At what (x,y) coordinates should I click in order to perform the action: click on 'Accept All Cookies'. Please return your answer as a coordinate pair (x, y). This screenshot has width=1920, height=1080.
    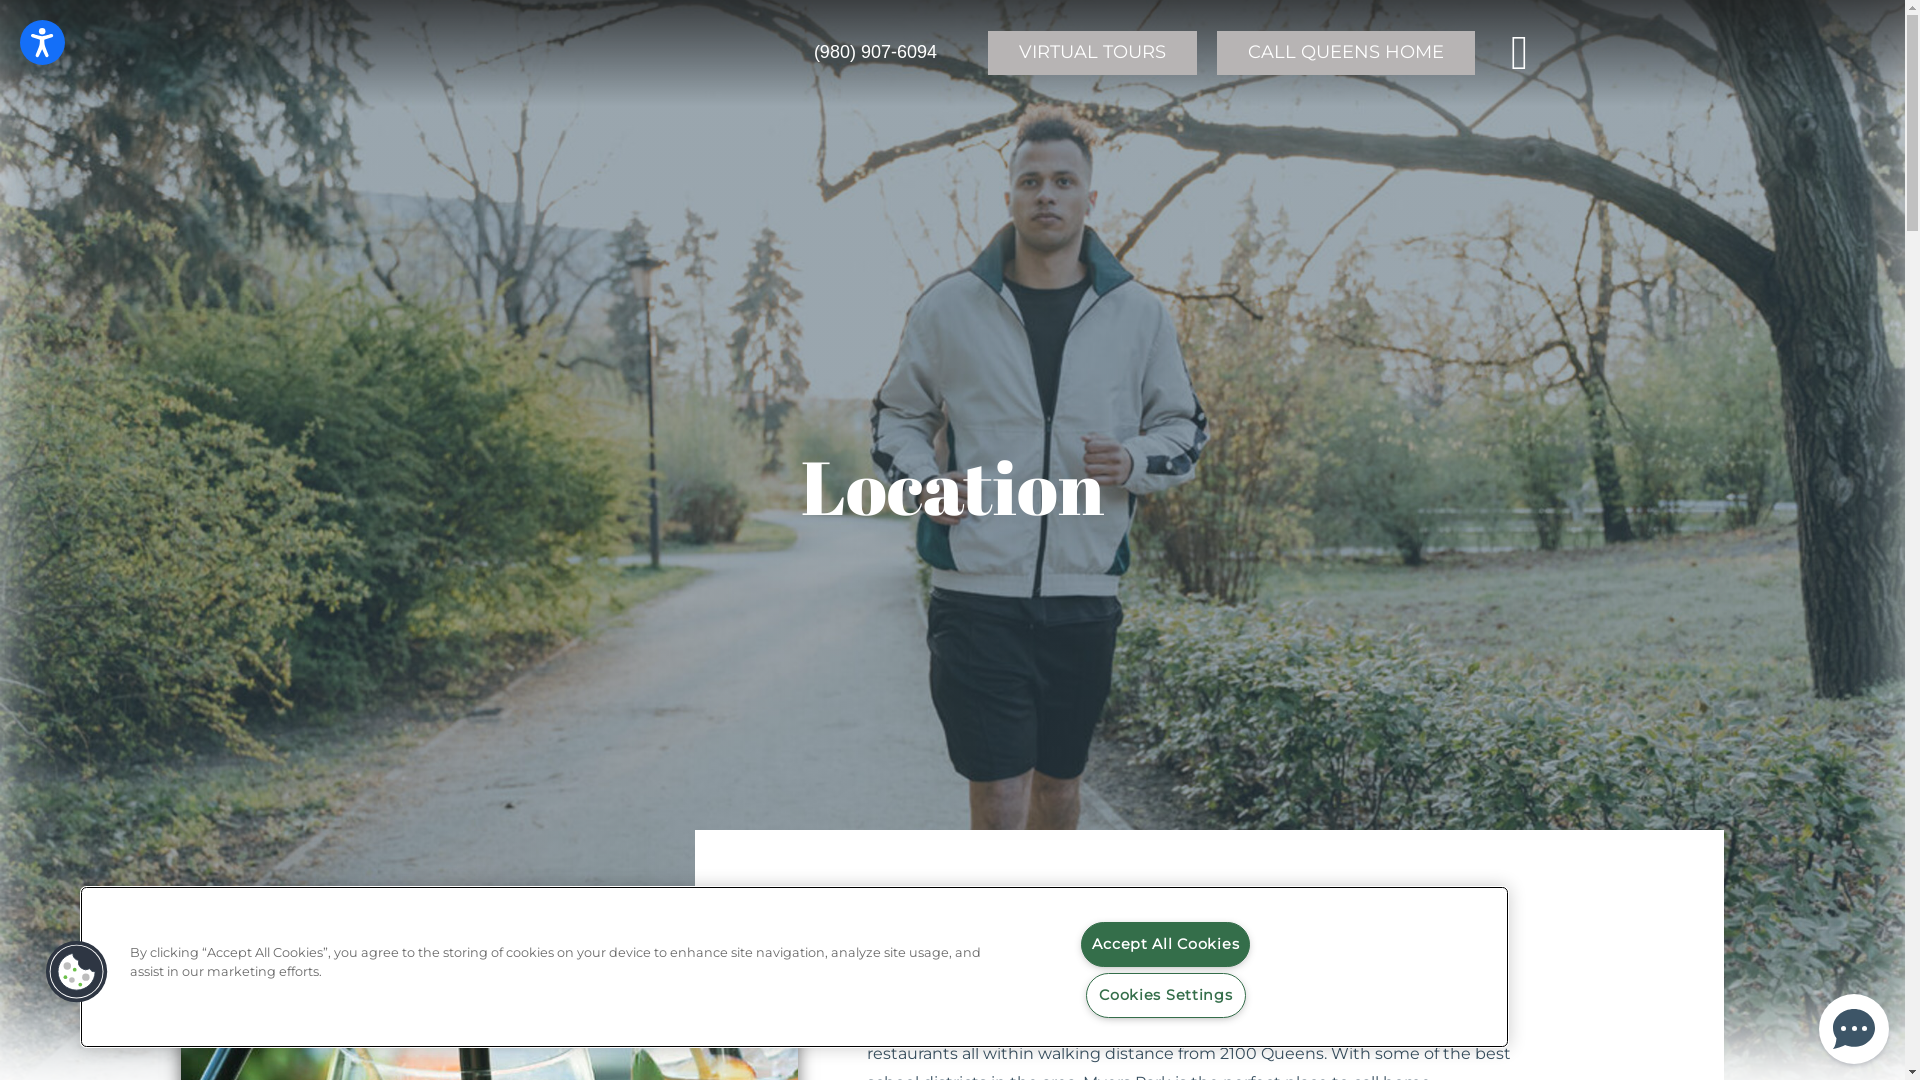
    Looking at the image, I should click on (1165, 944).